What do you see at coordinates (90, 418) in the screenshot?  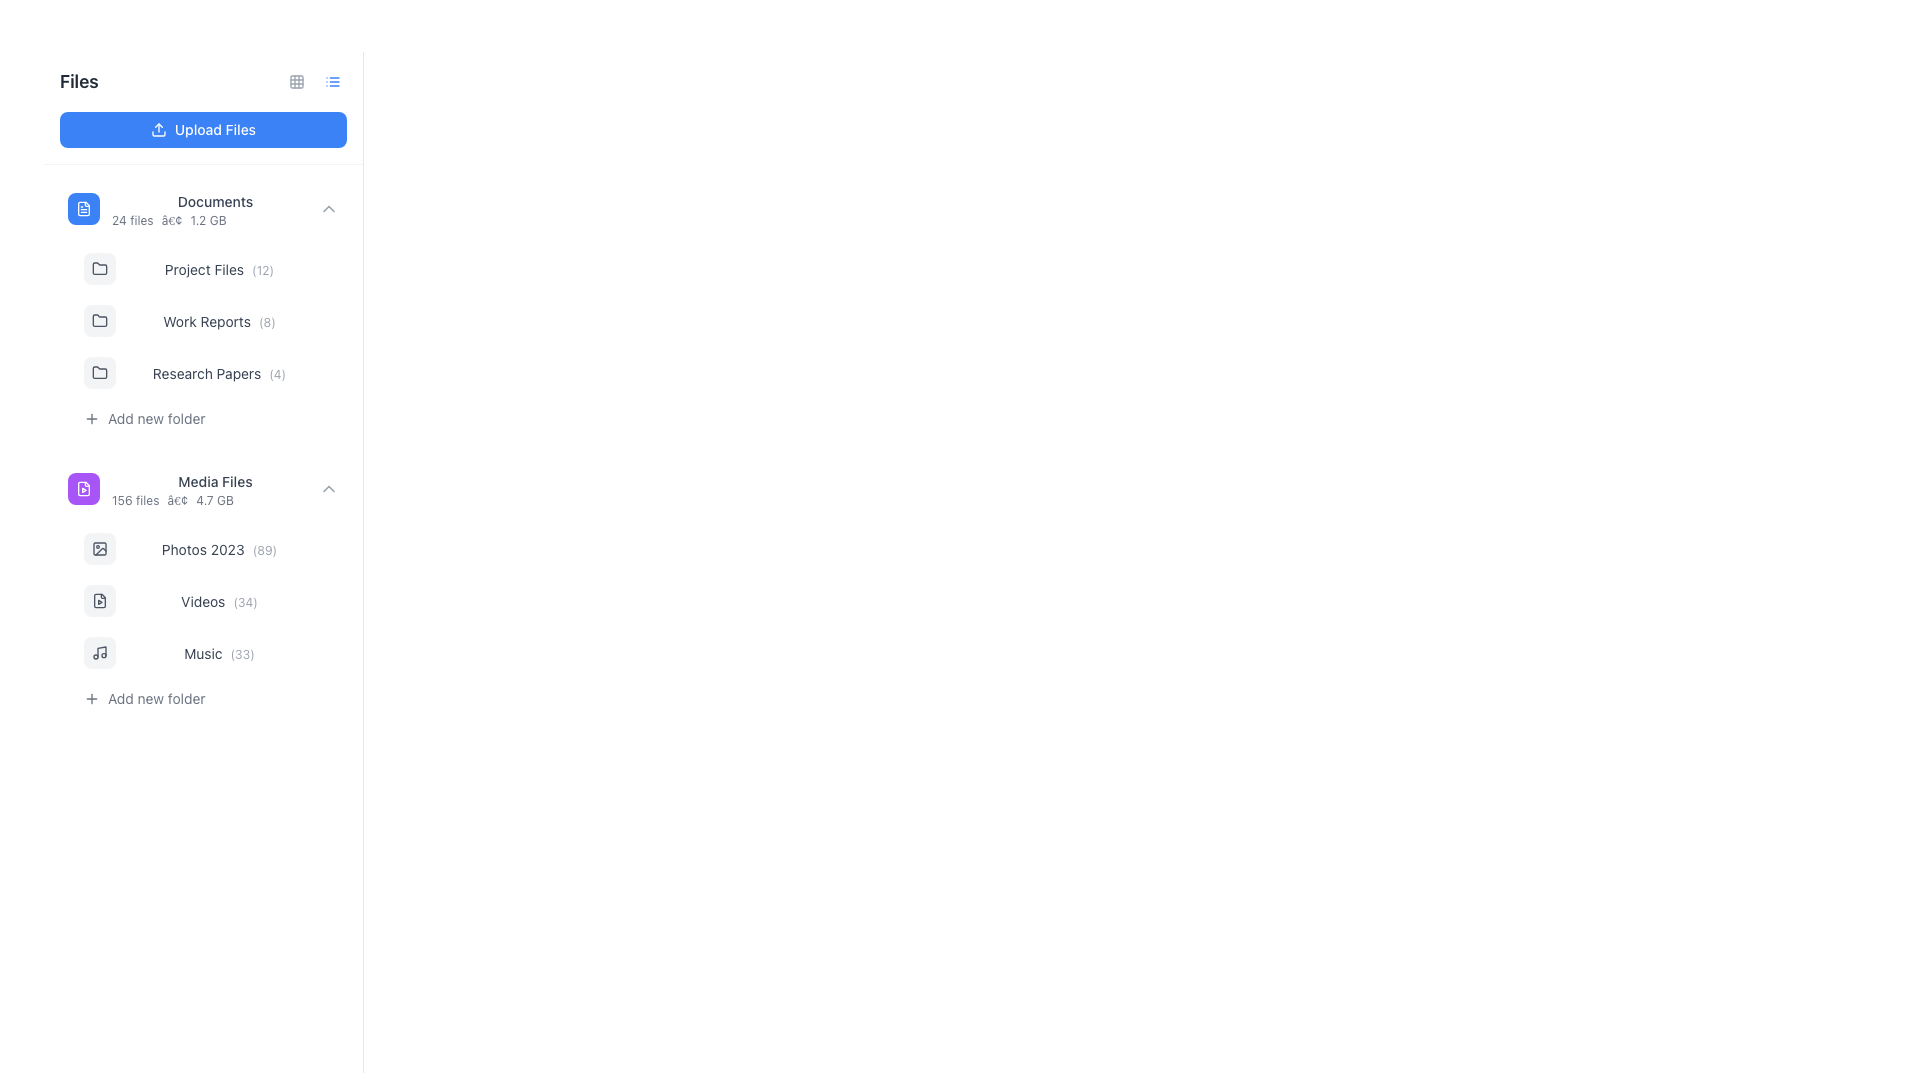 I see `the circular '+' icon button located in the left-hand panel under the 'Documents' section` at bounding box center [90, 418].